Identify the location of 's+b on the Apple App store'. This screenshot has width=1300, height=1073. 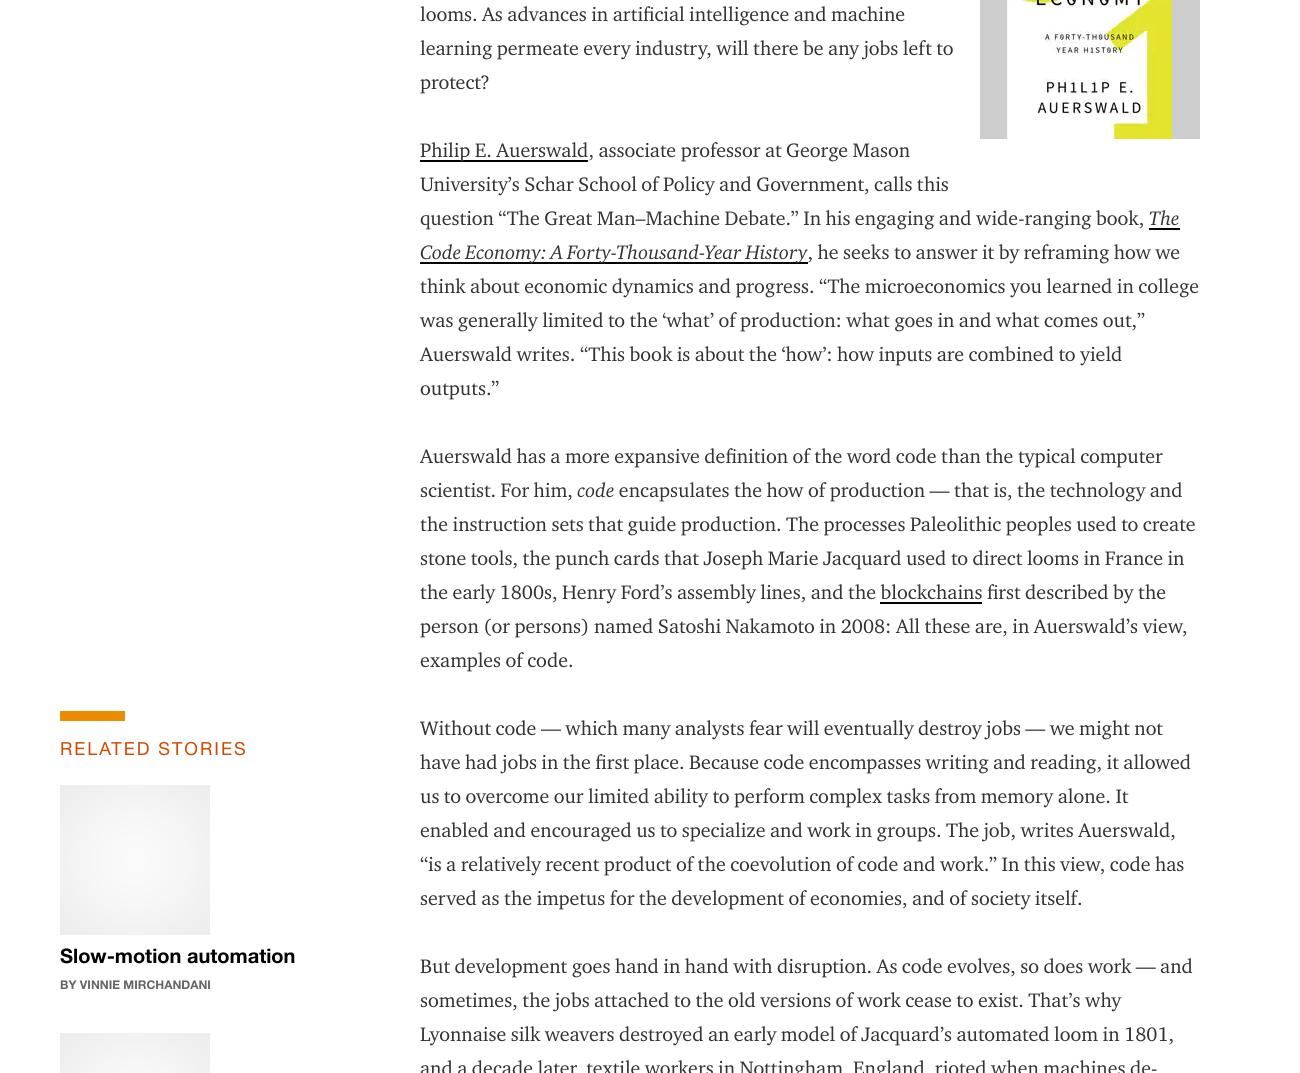
(1008, 923).